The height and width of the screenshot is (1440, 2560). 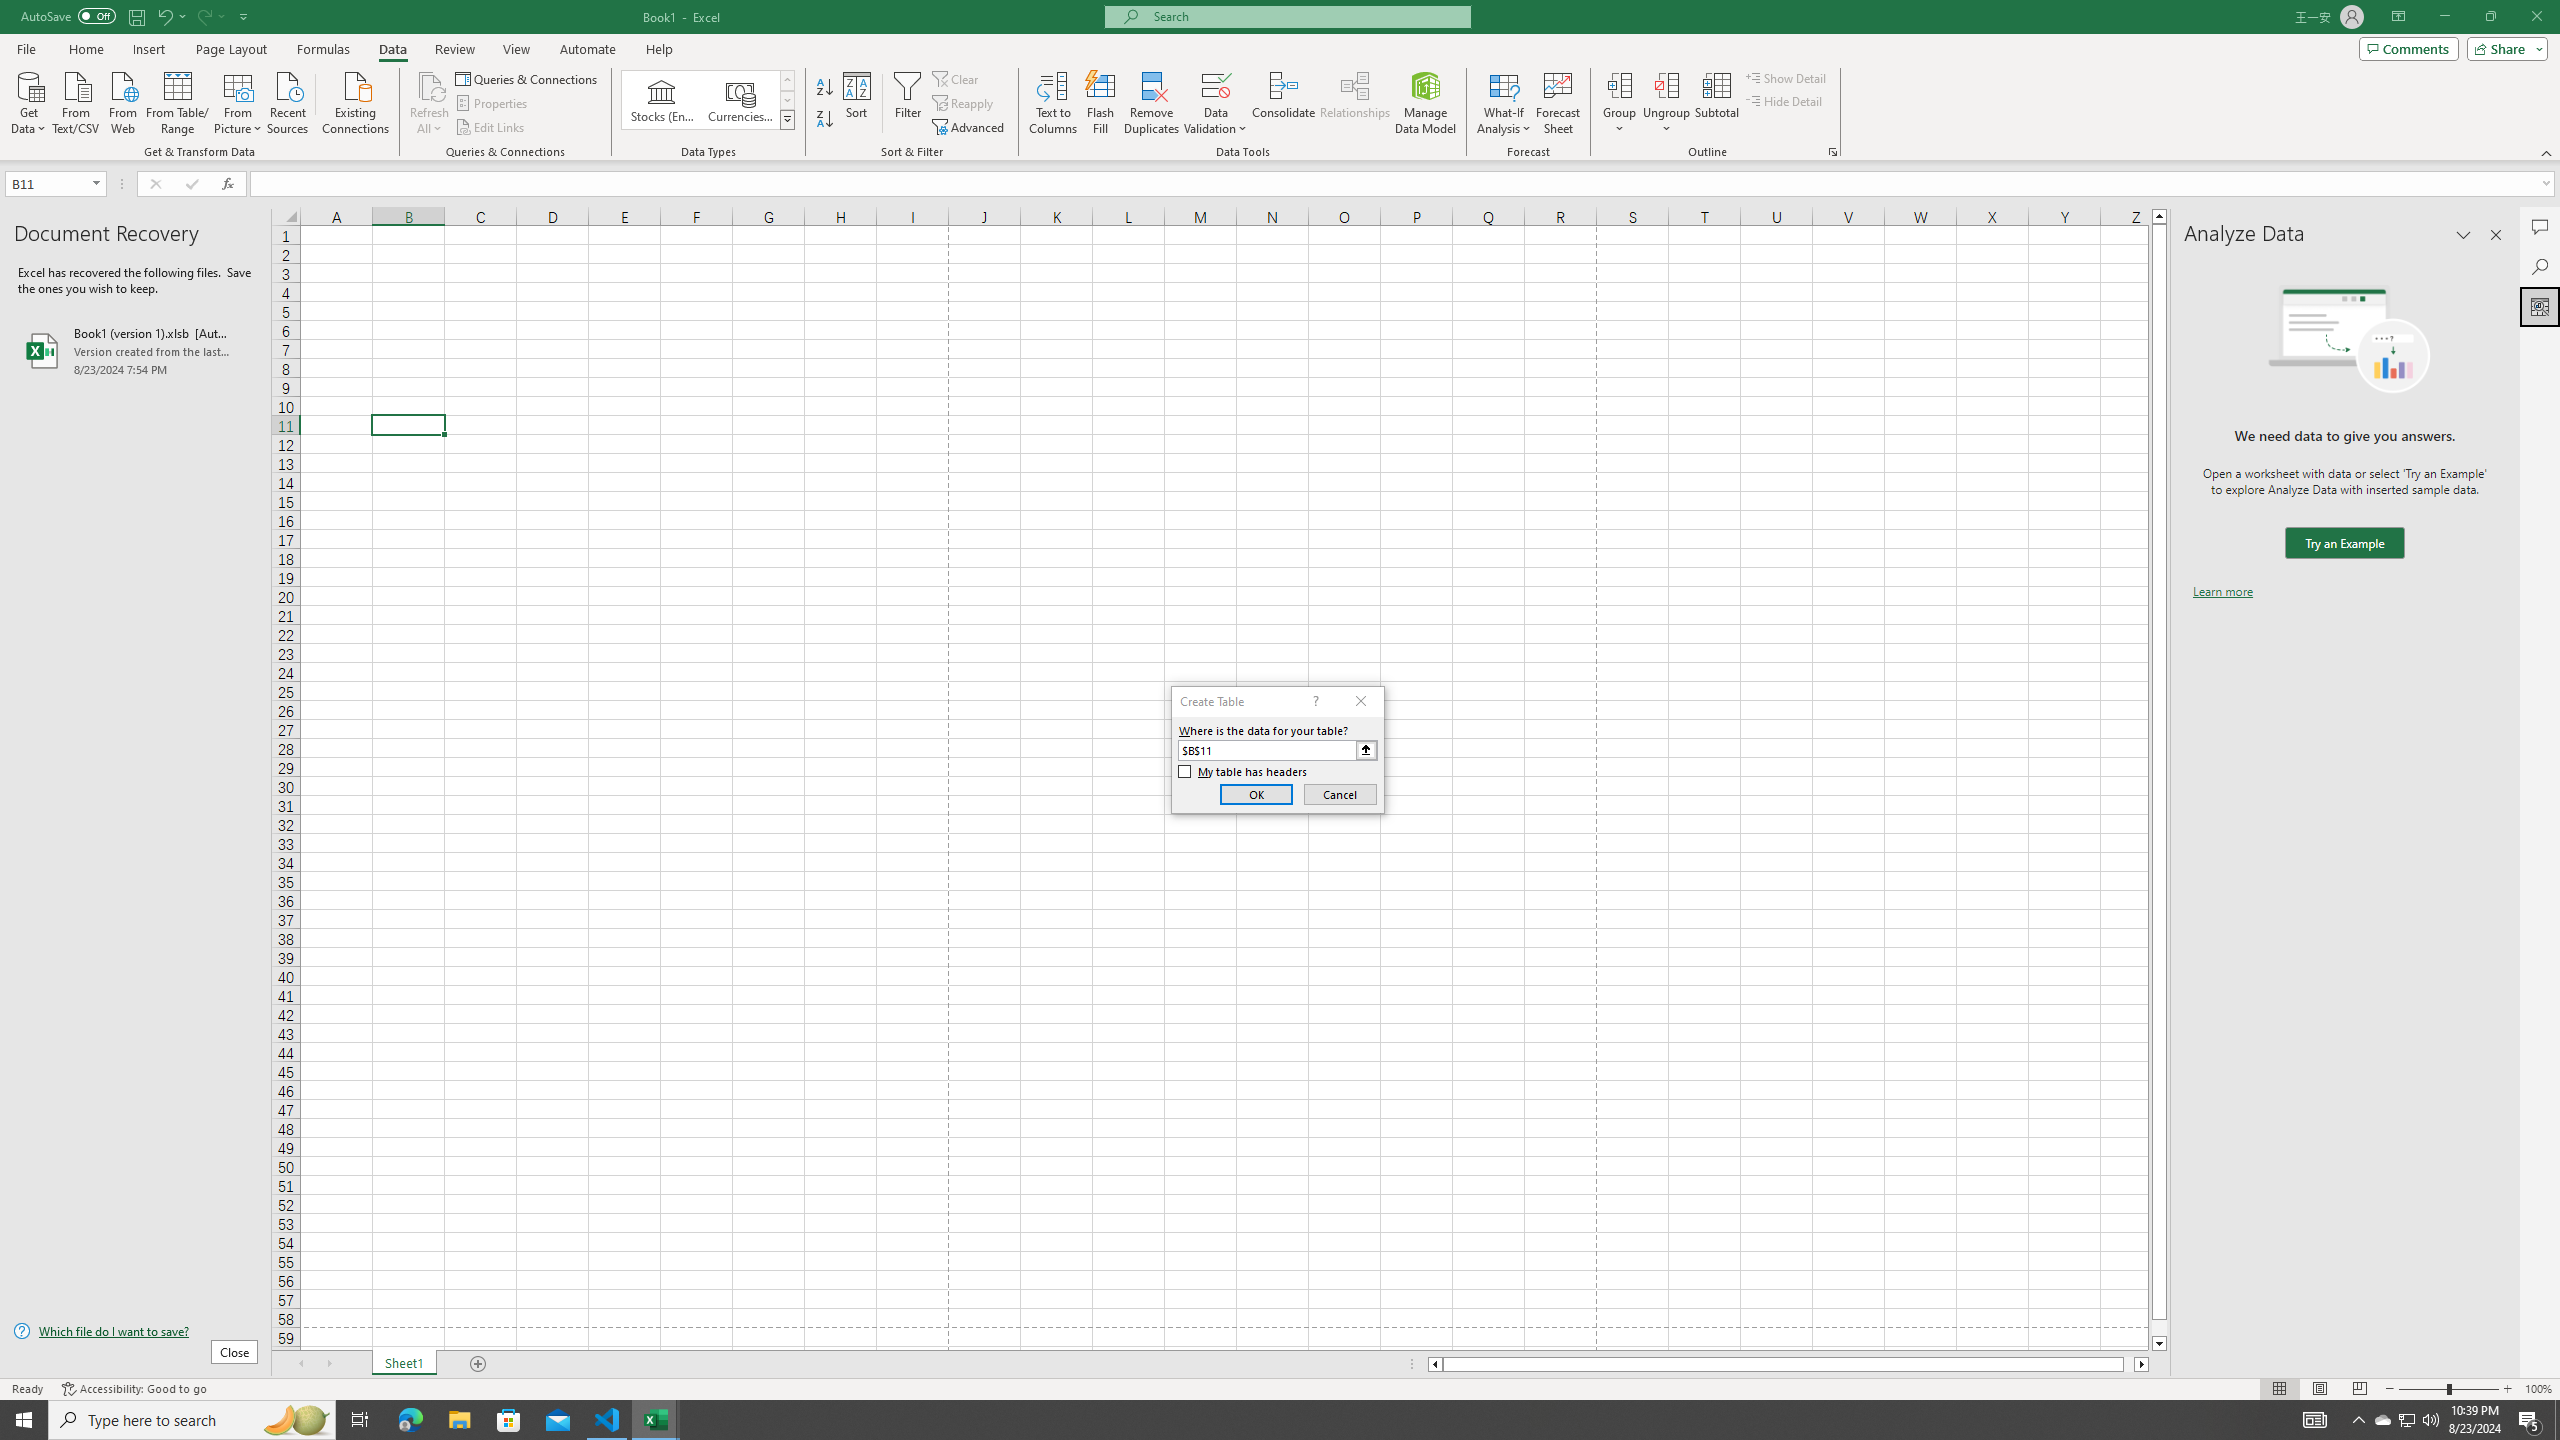 I want to click on 'Group...', so click(x=1619, y=84).